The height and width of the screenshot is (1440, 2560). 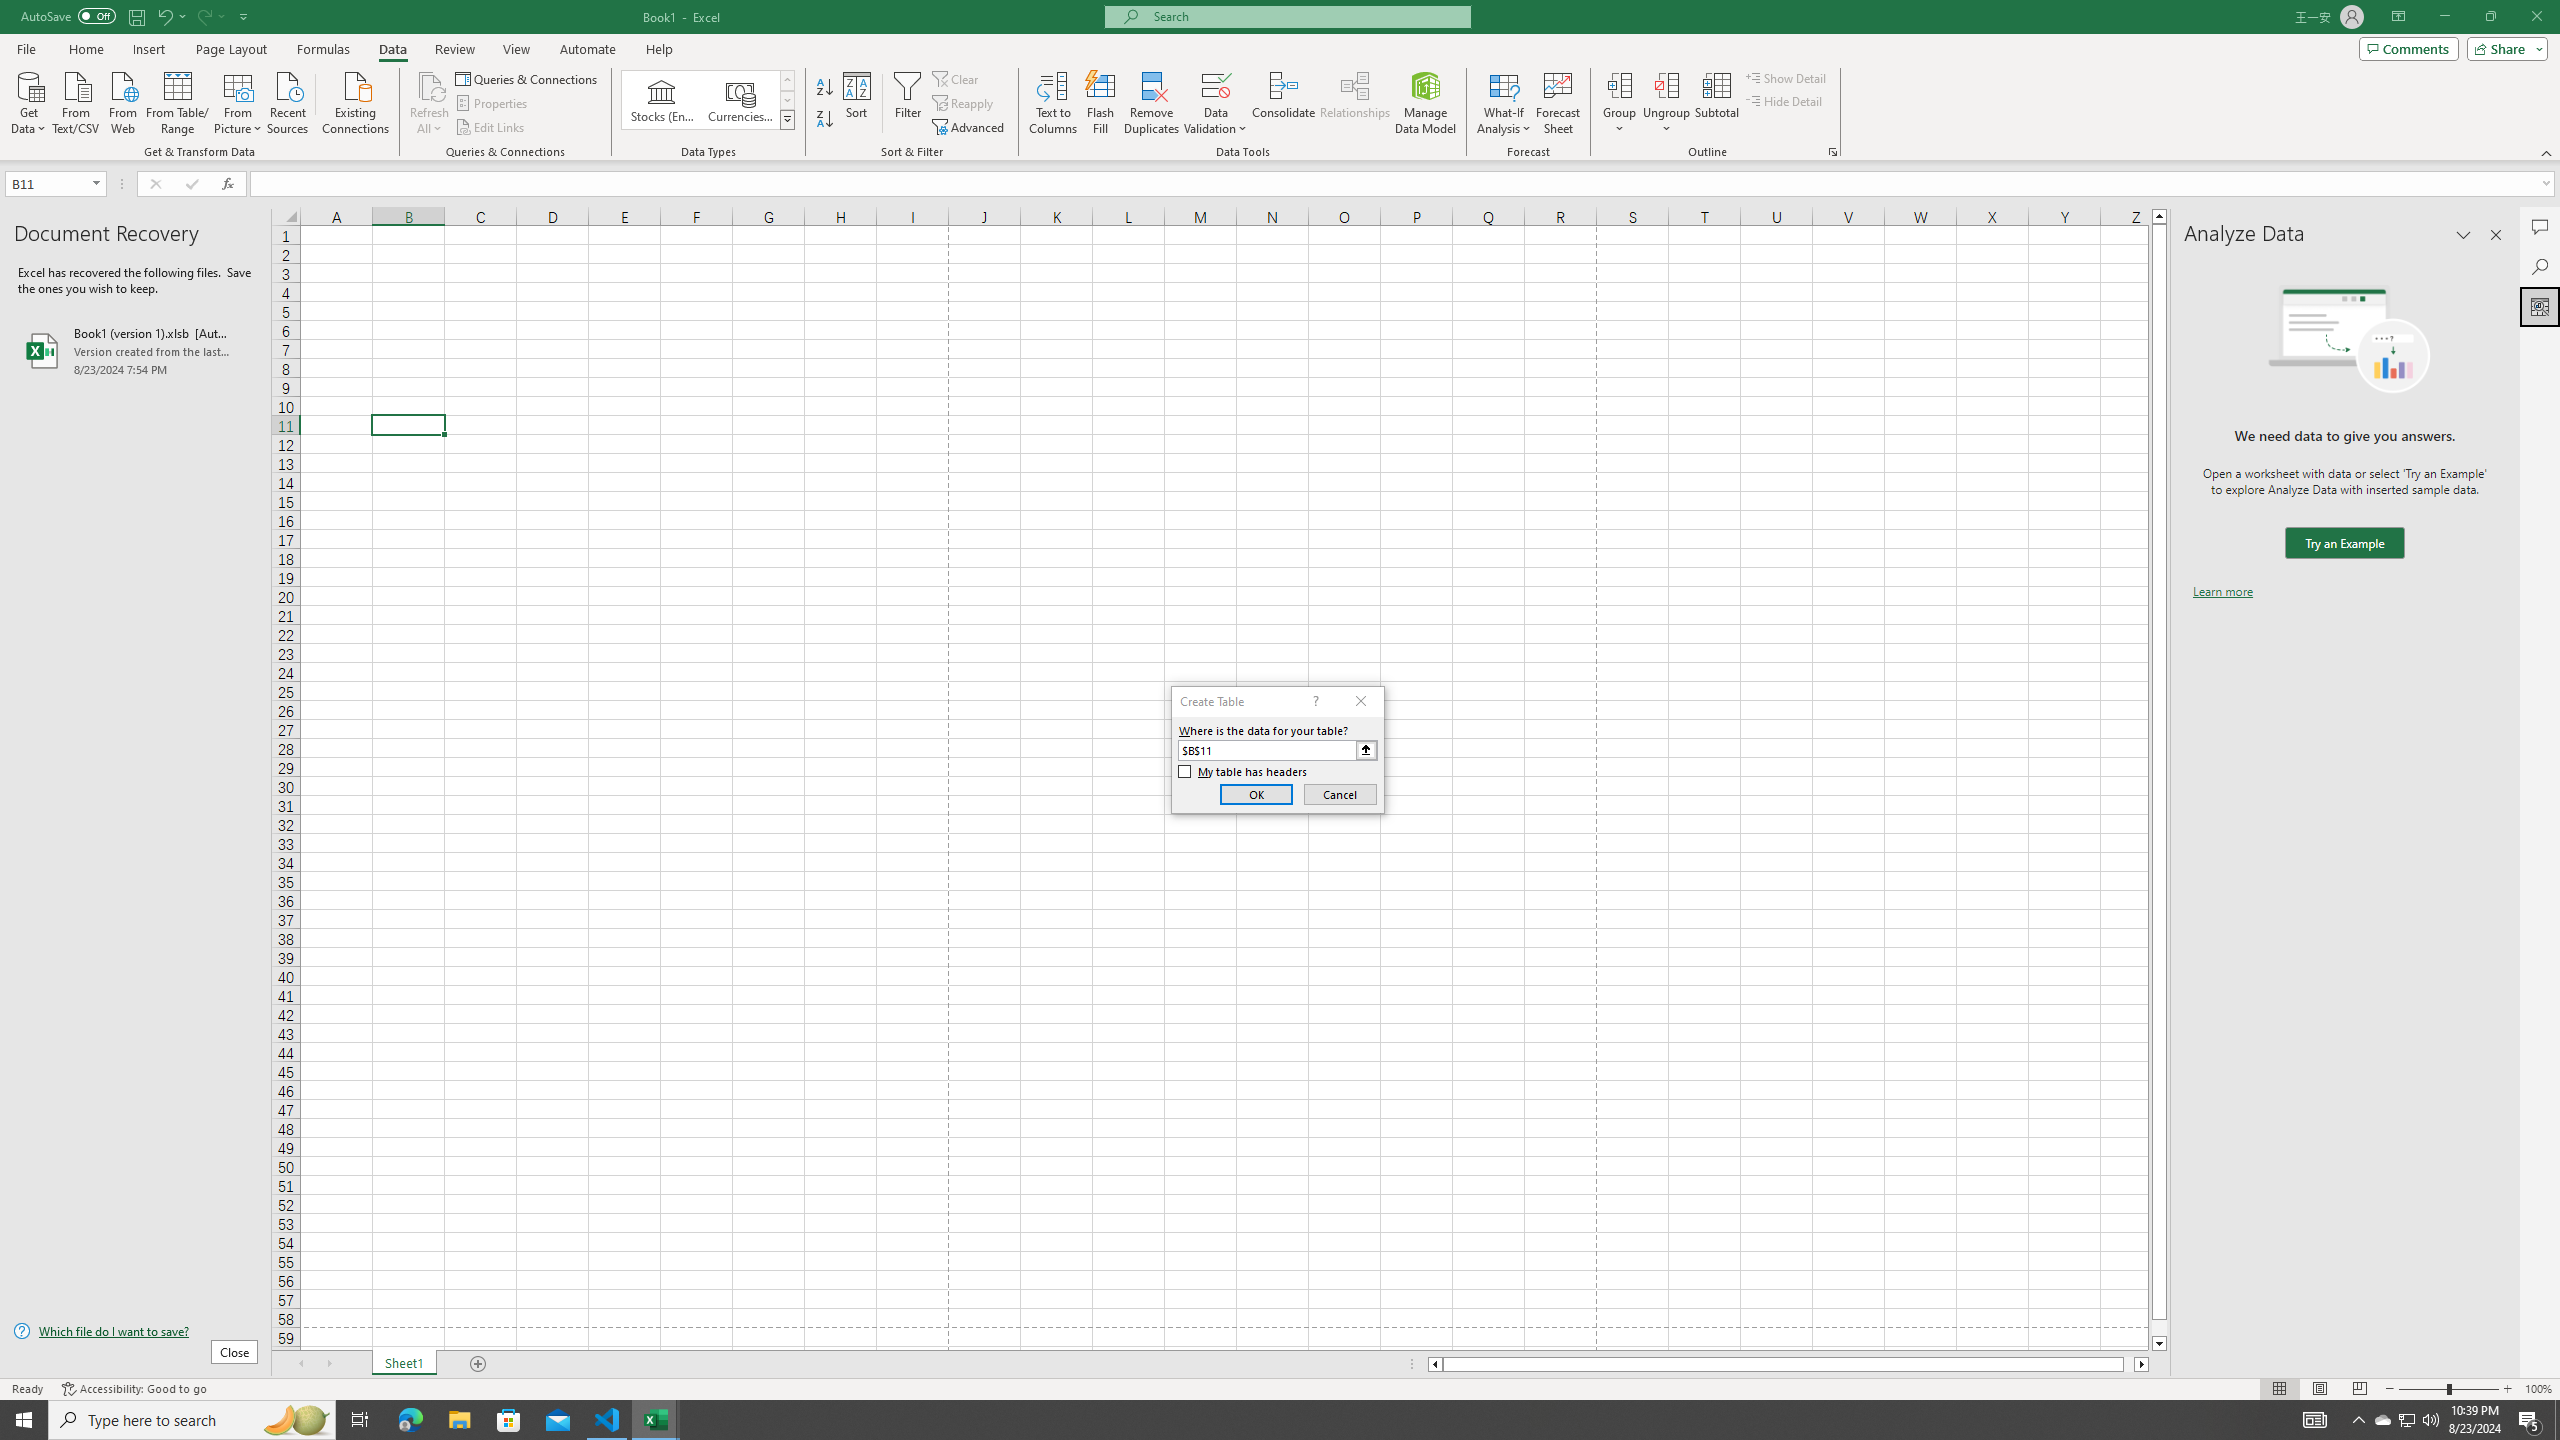 I want to click on 'Group...', so click(x=1619, y=84).